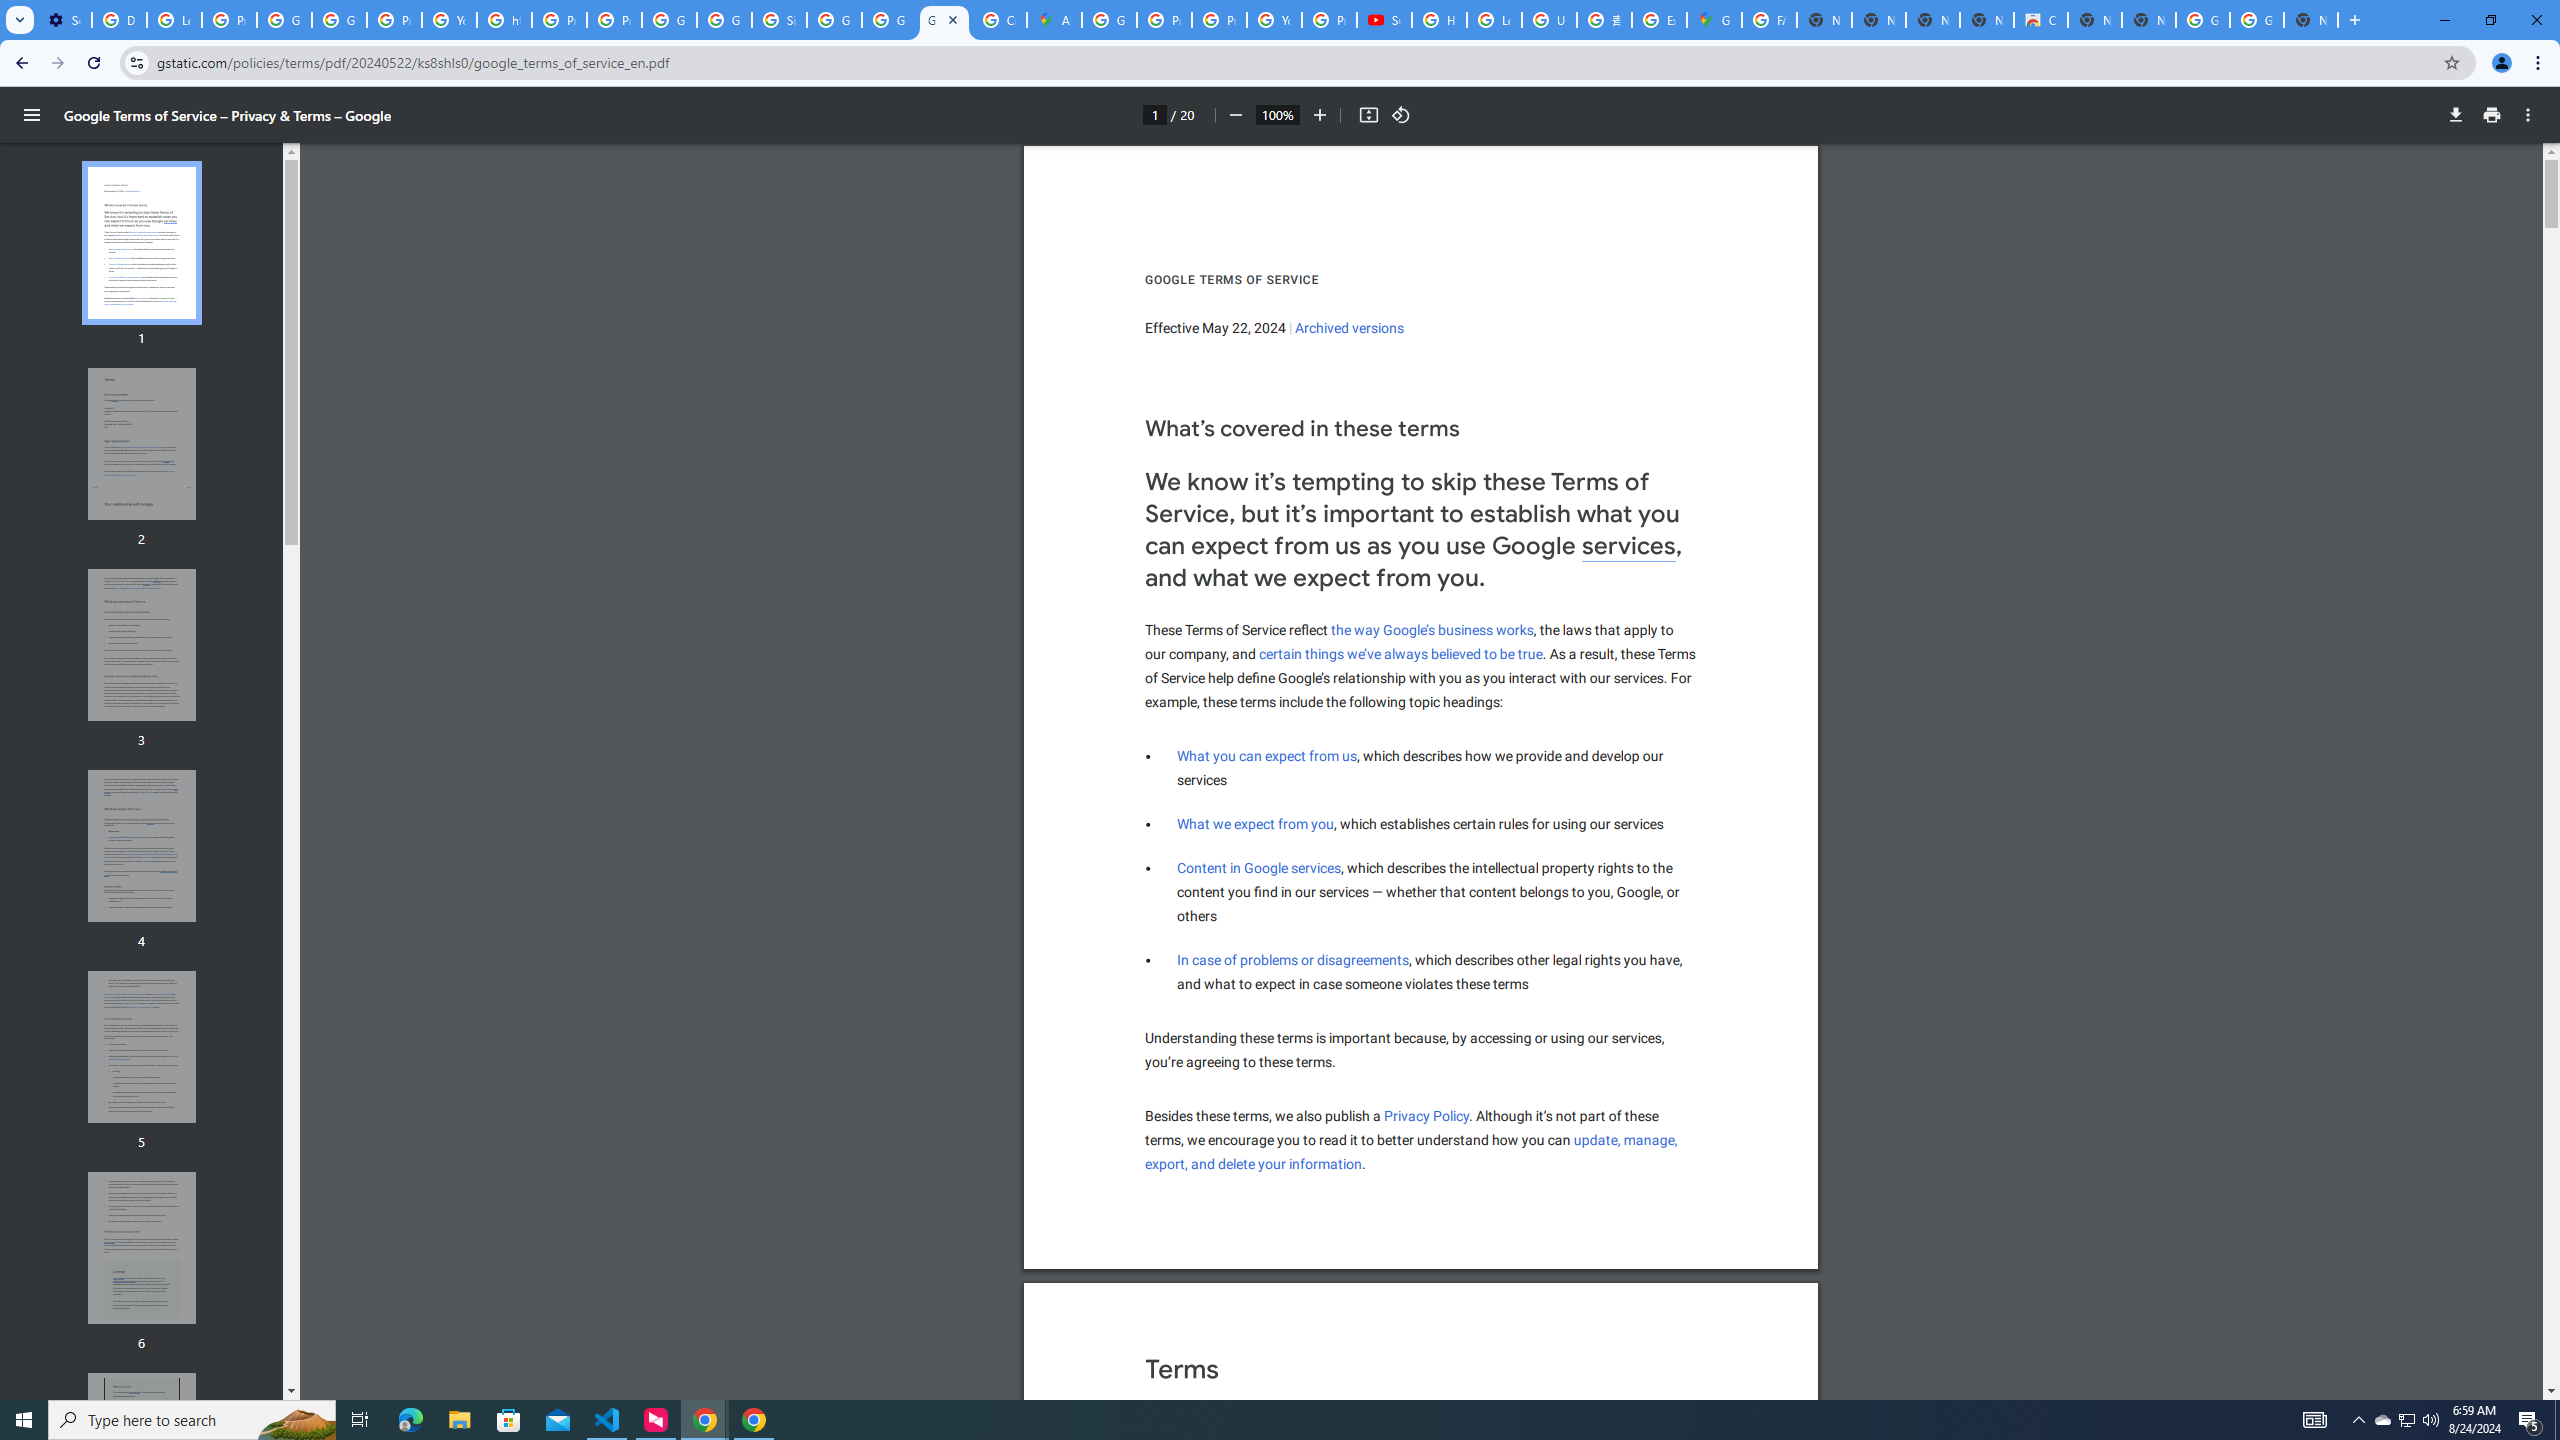 Image resolution: width=2560 pixels, height=1440 pixels. What do you see at coordinates (142, 444) in the screenshot?
I see `'Thumbnail for page 2'` at bounding box center [142, 444].